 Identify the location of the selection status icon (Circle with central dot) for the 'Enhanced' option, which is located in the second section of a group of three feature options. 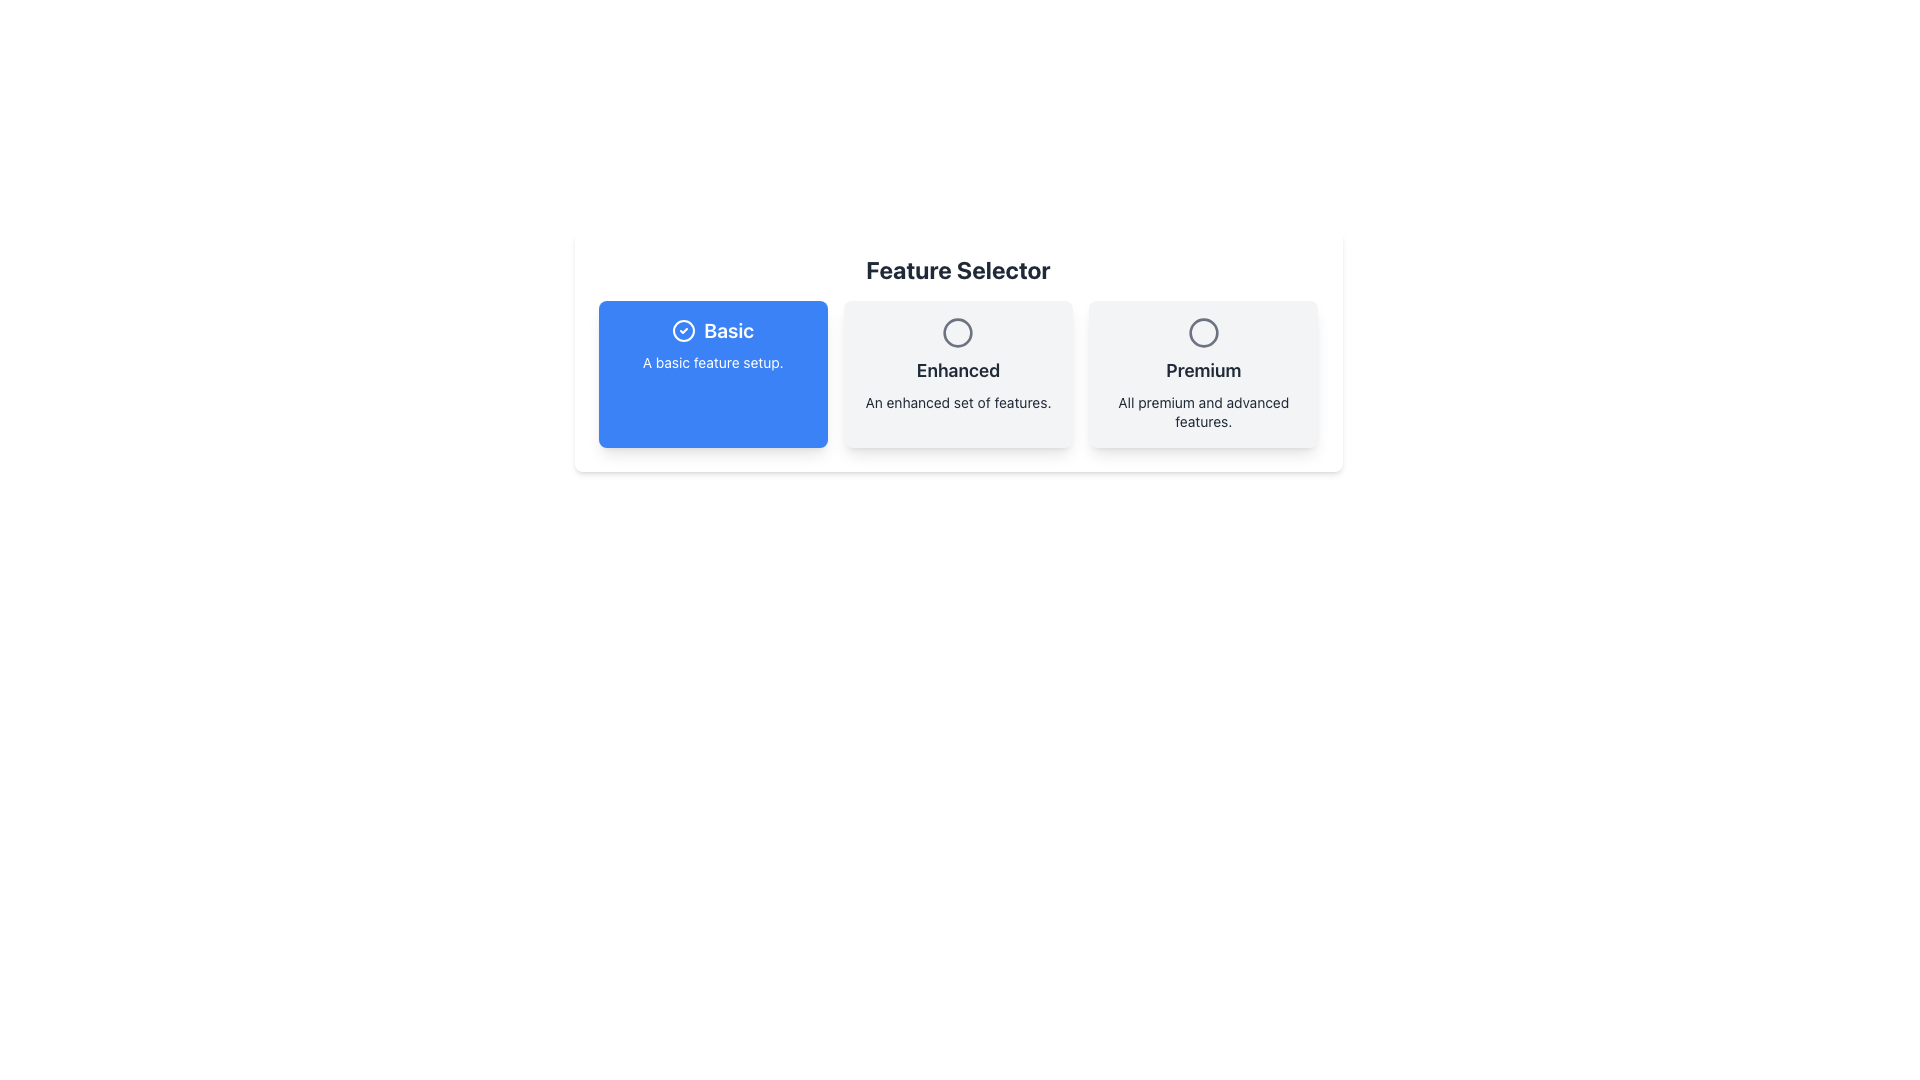
(957, 331).